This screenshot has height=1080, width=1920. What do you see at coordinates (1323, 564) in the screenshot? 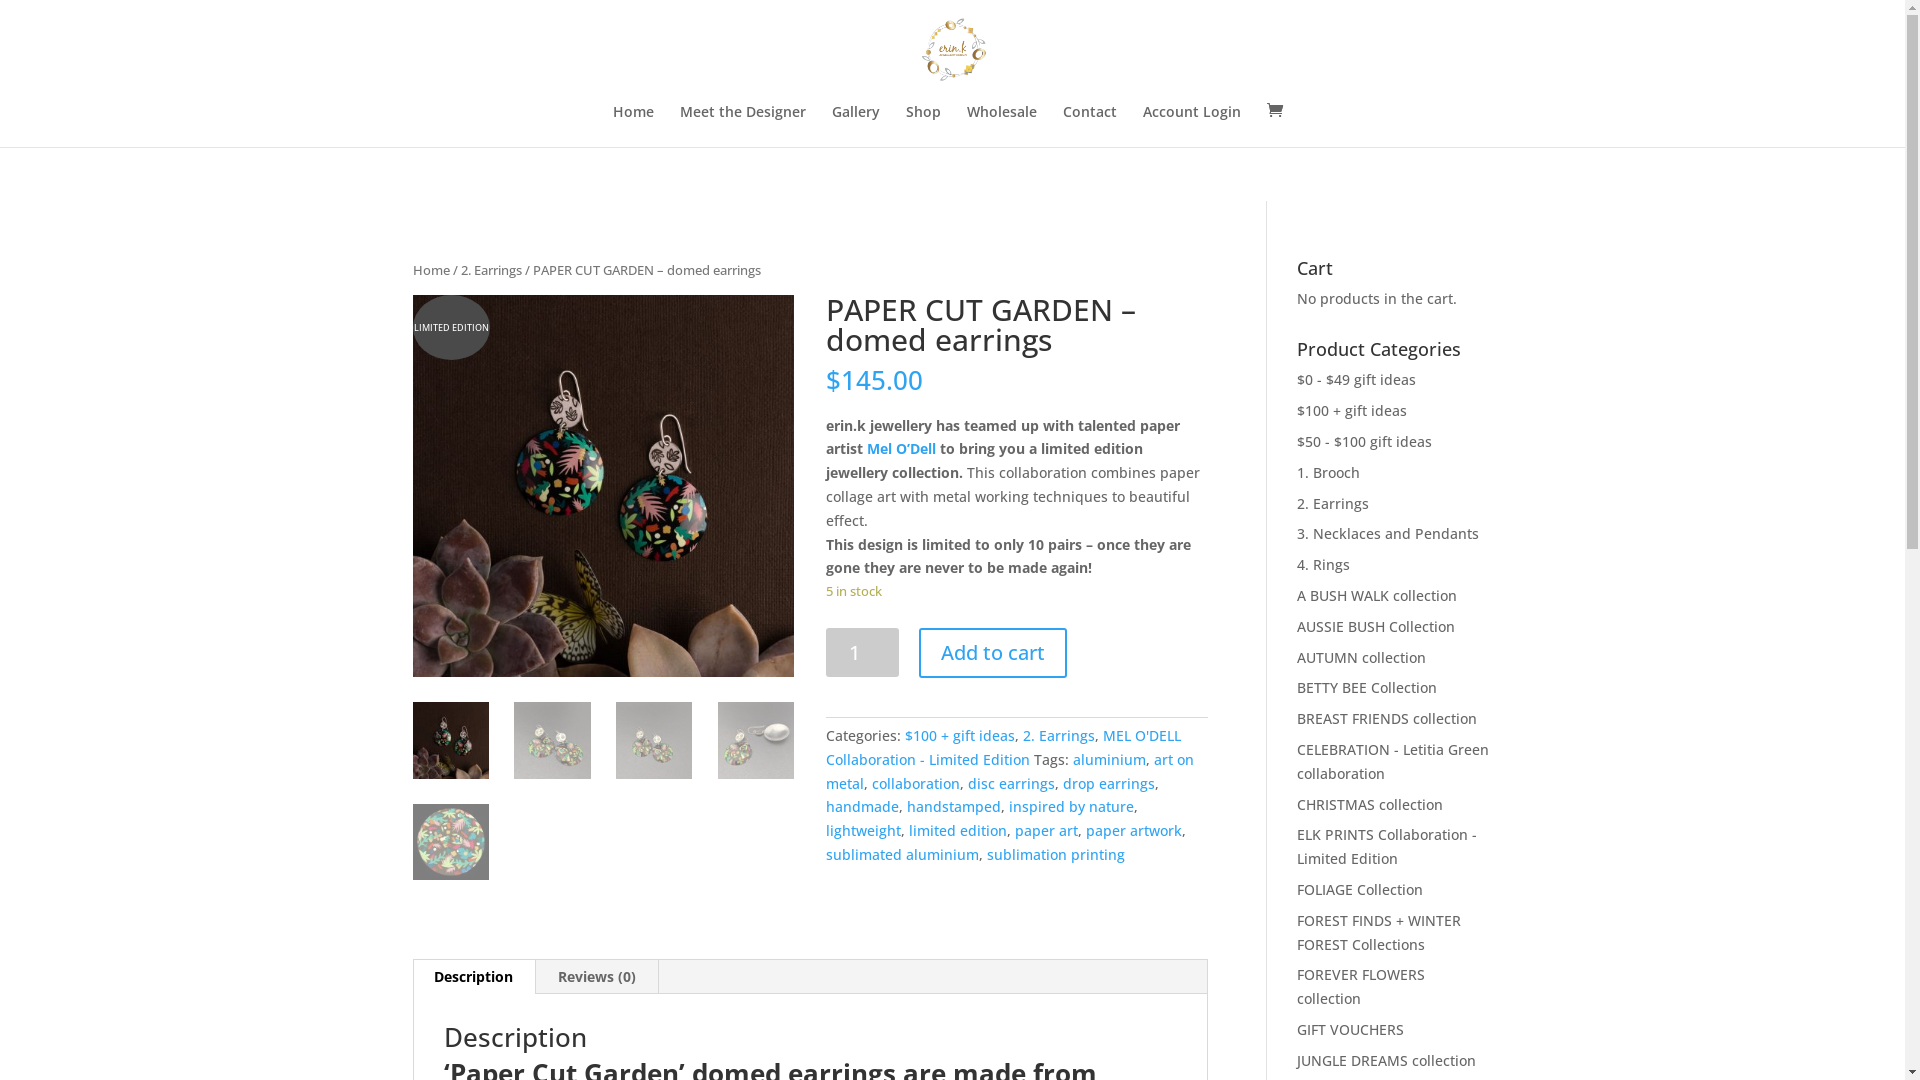
I see `'4. Rings'` at bounding box center [1323, 564].